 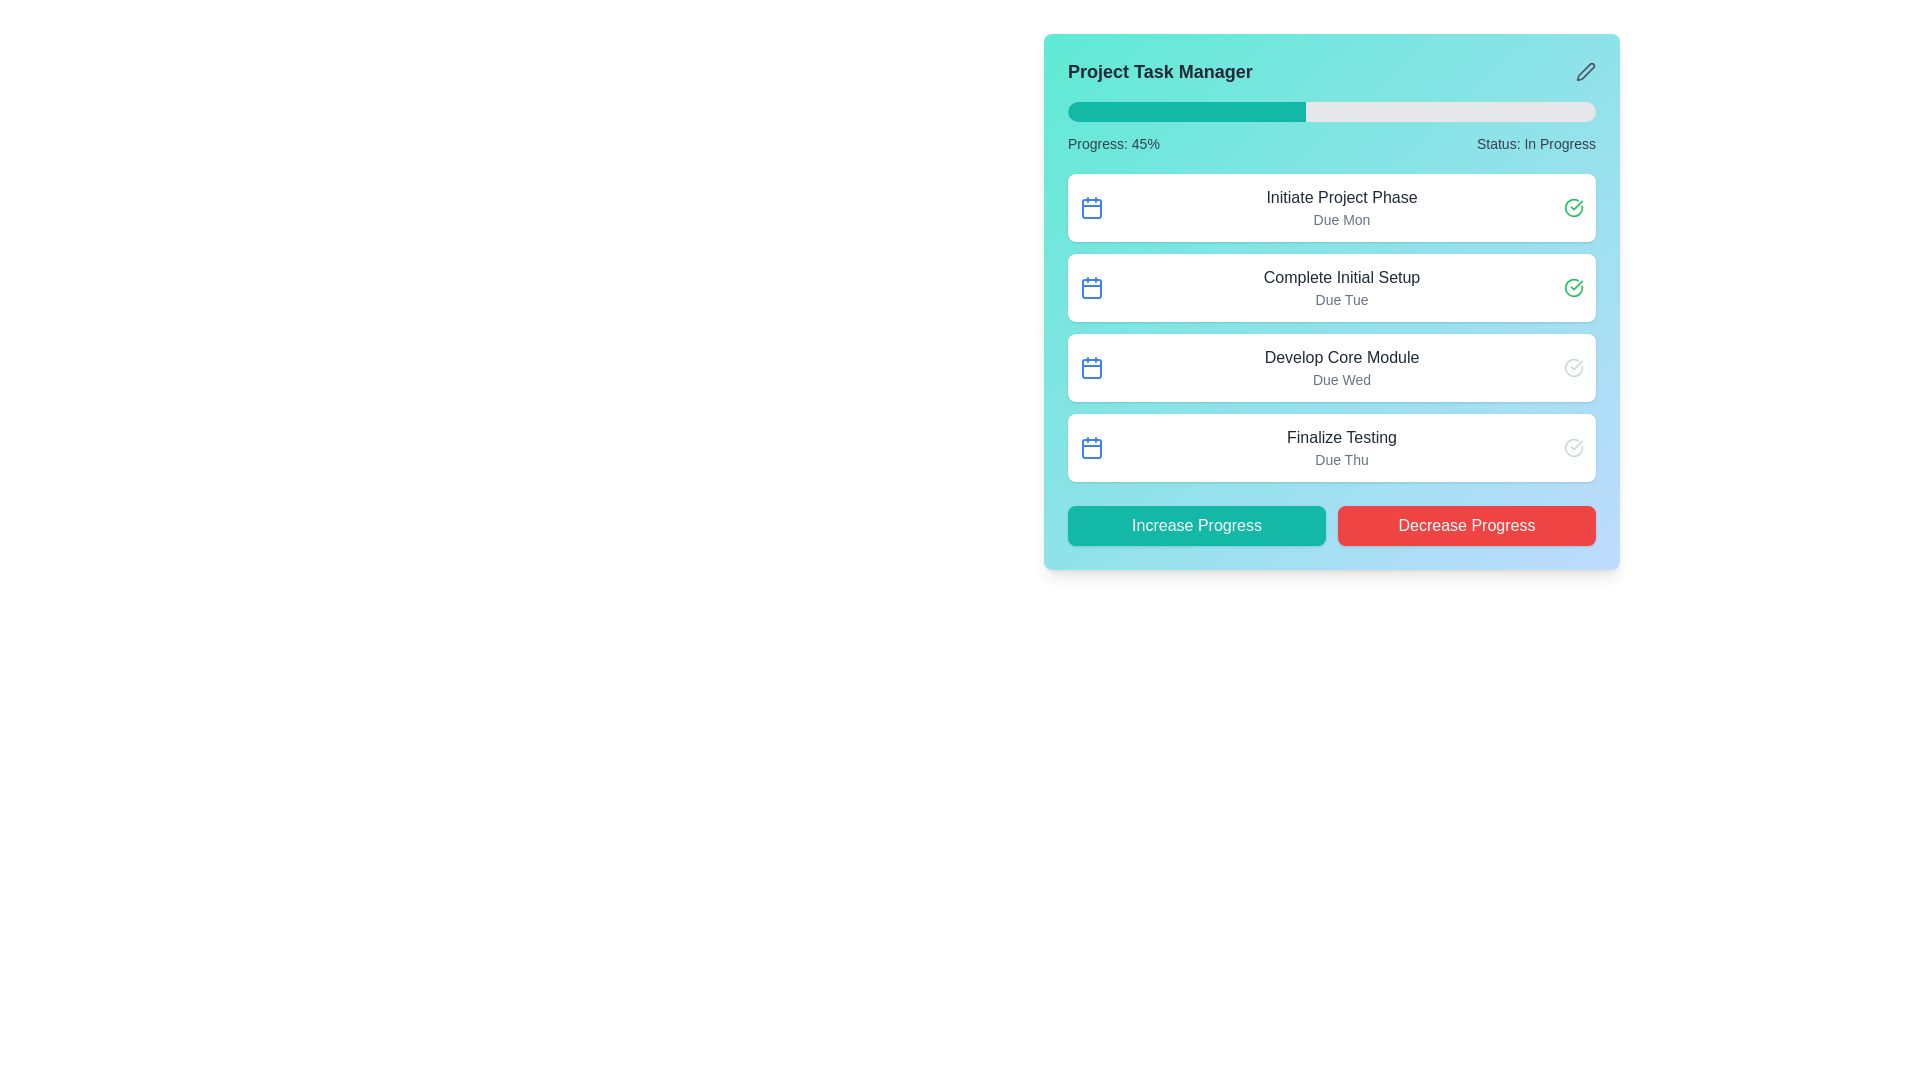 I want to click on the progress bar, so click(x=1165, y=111).